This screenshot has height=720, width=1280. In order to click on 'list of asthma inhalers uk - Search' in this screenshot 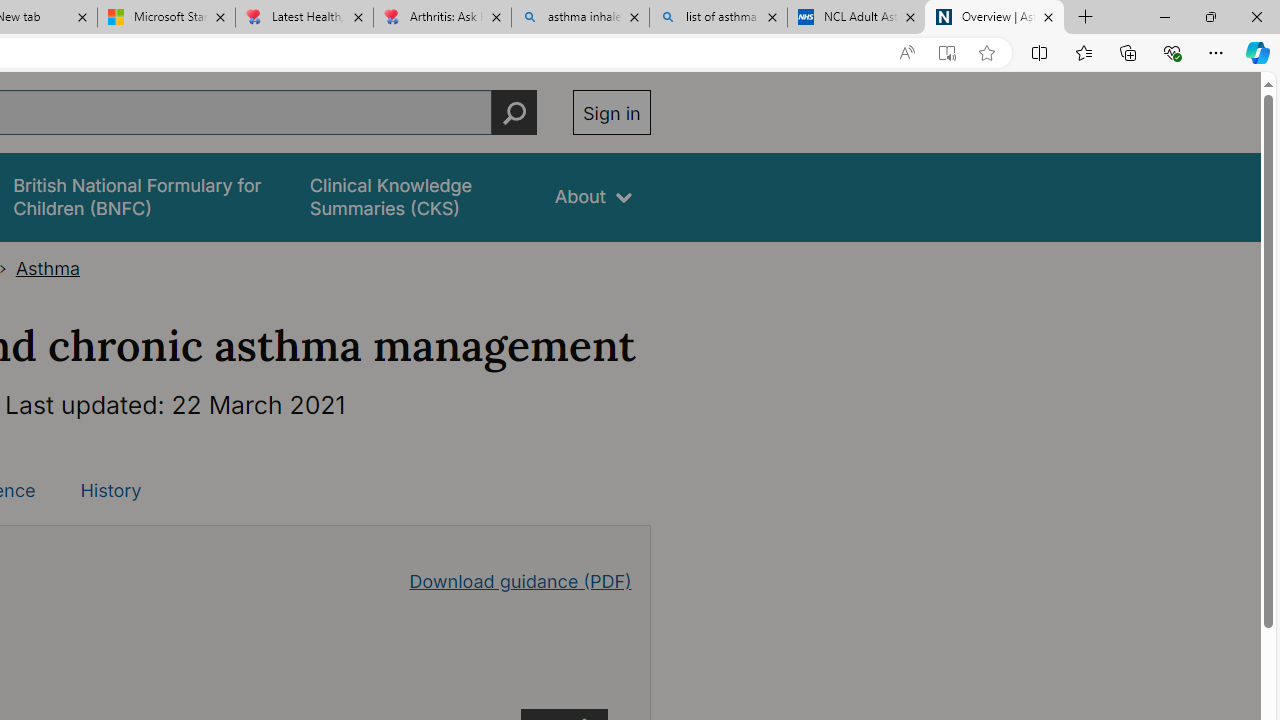, I will do `click(718, 17)`.